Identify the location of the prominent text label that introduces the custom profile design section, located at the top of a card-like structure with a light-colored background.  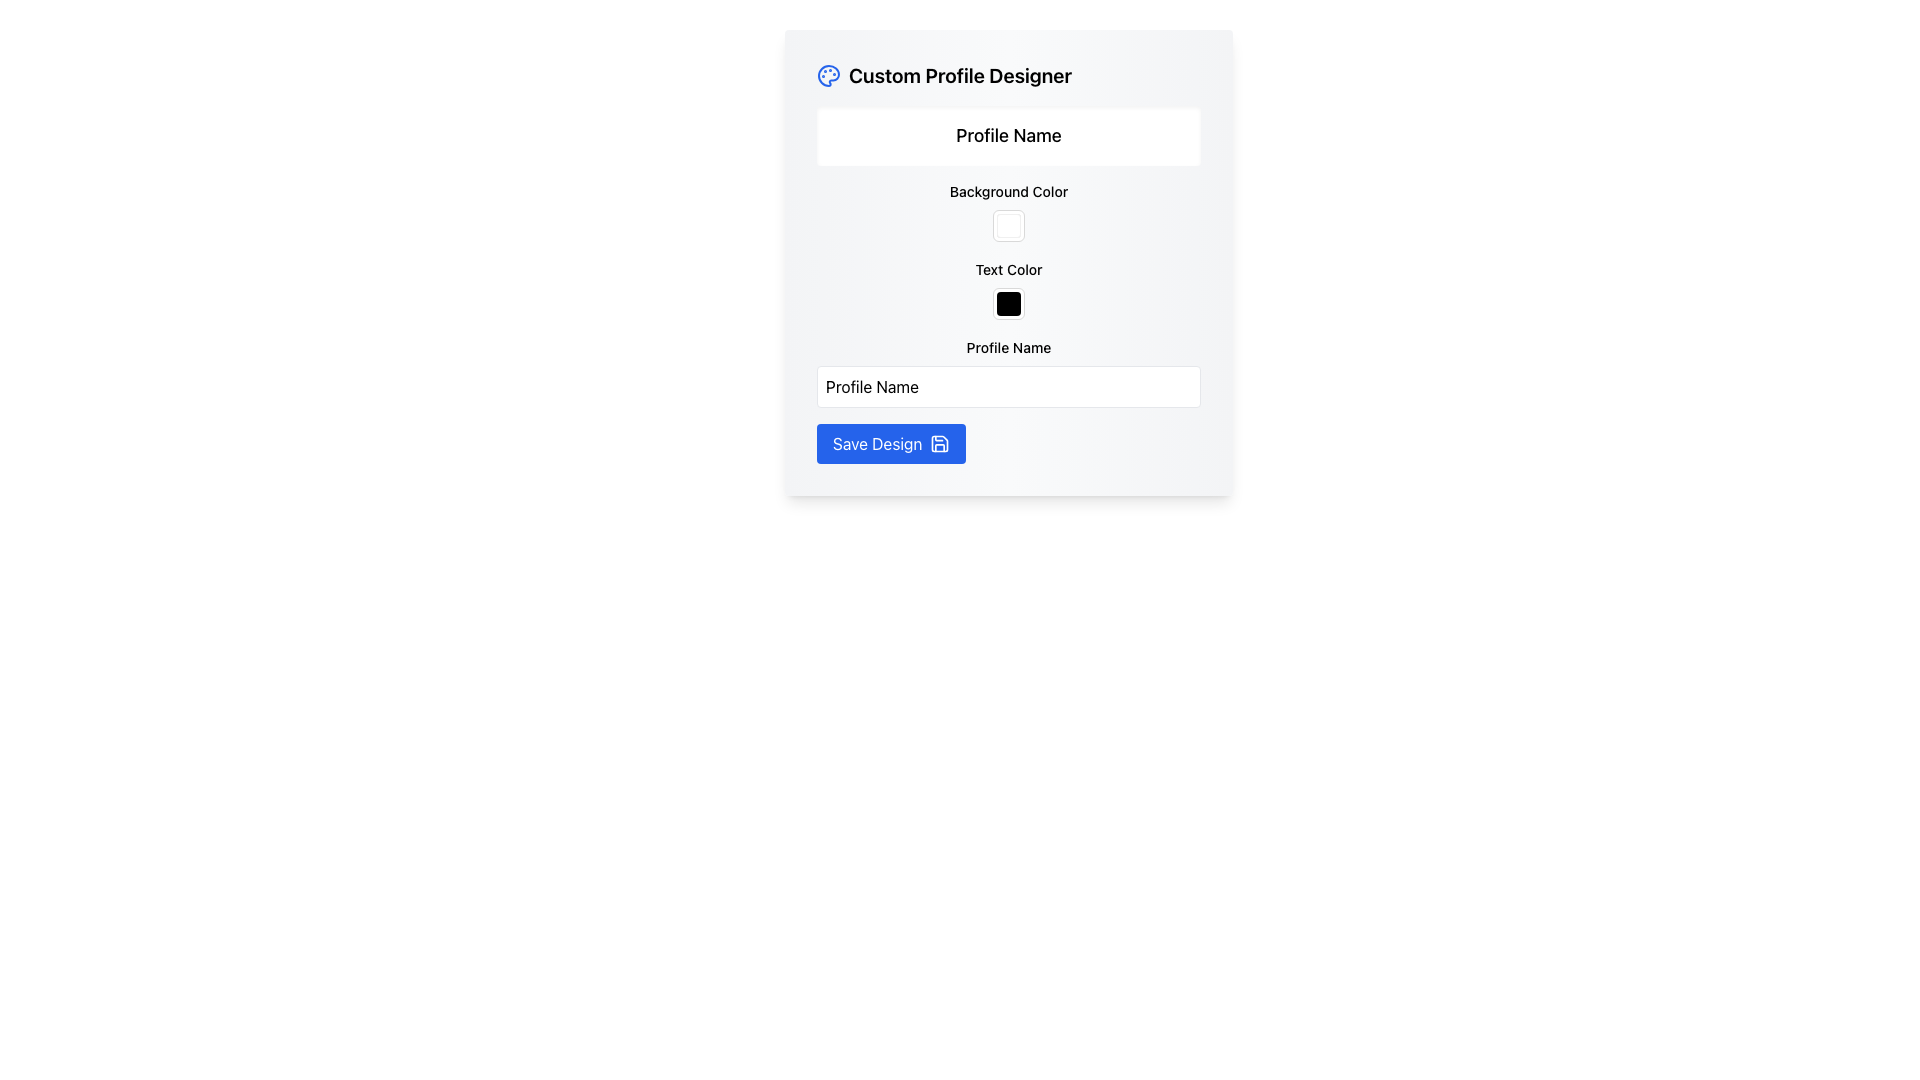
(1008, 75).